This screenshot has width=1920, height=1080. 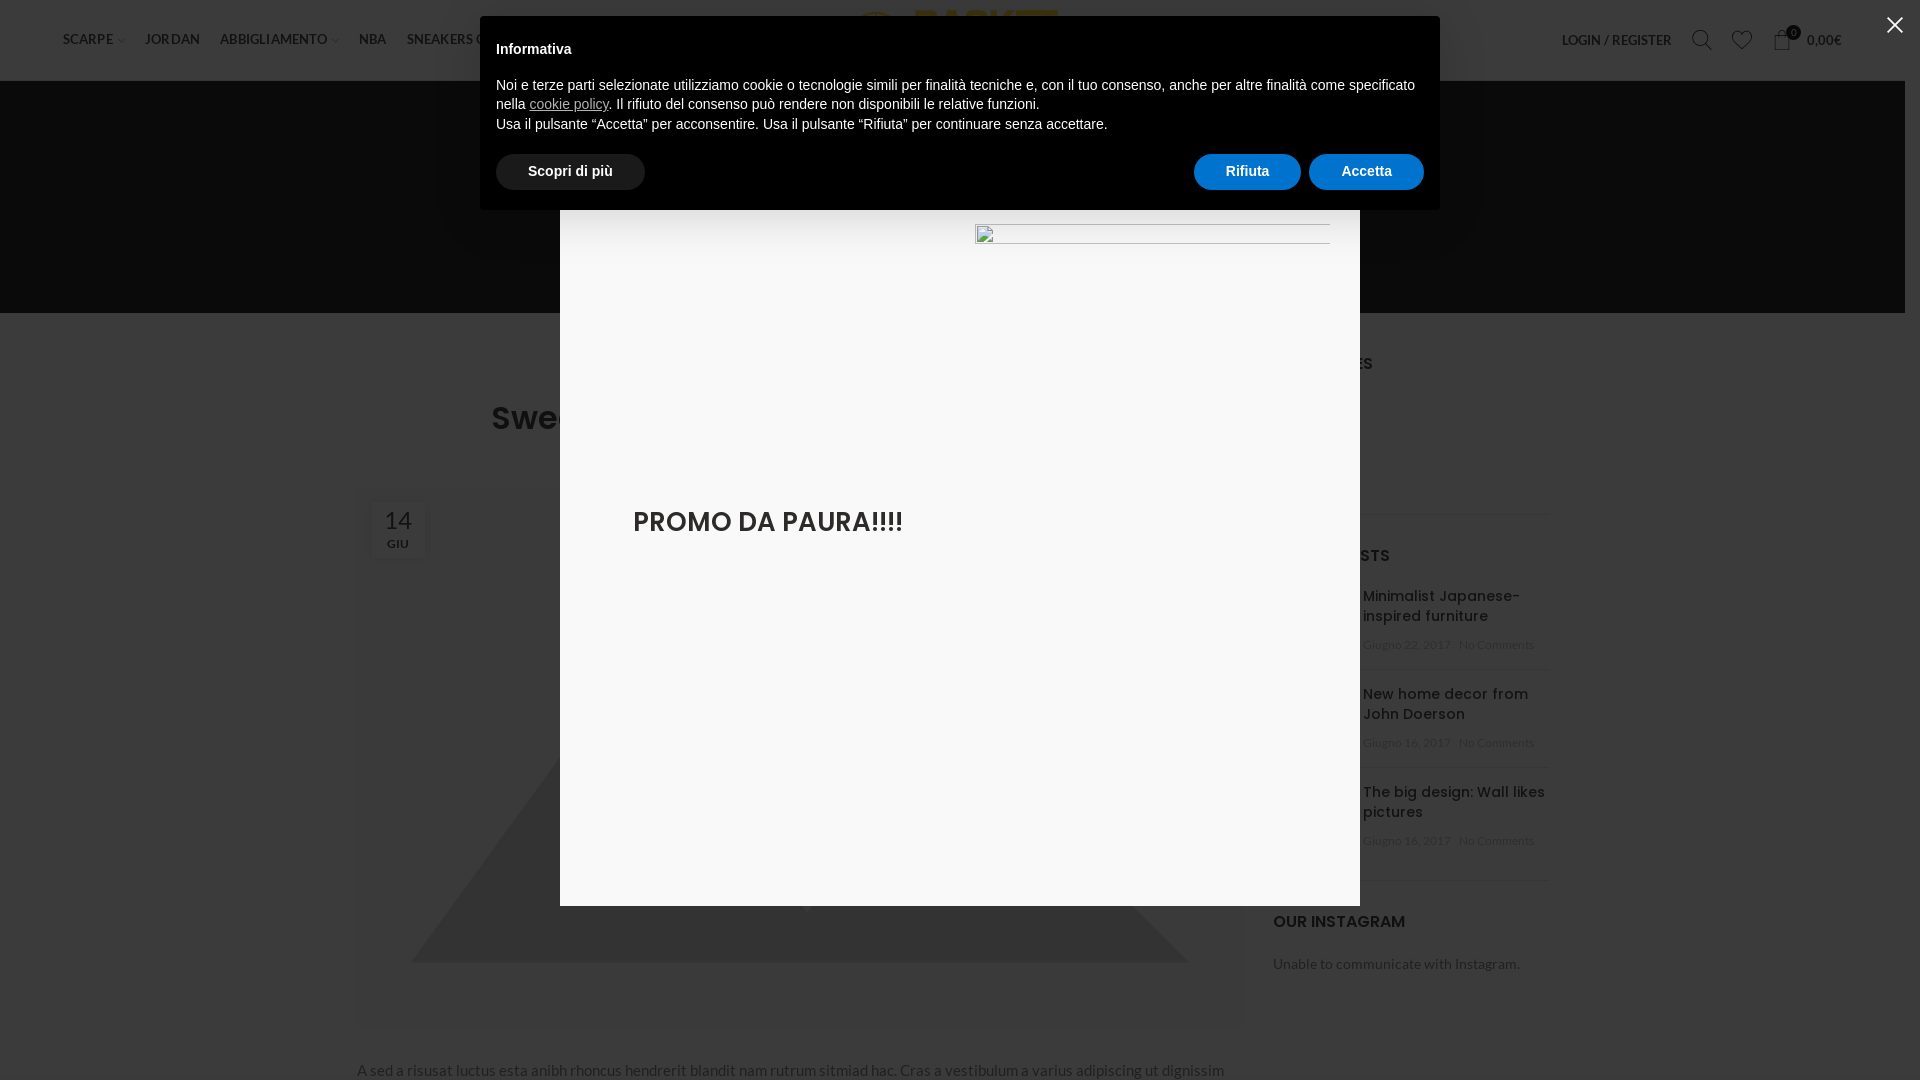 I want to click on 'SNEAKERS CUSTOM', so click(x=468, y=39).